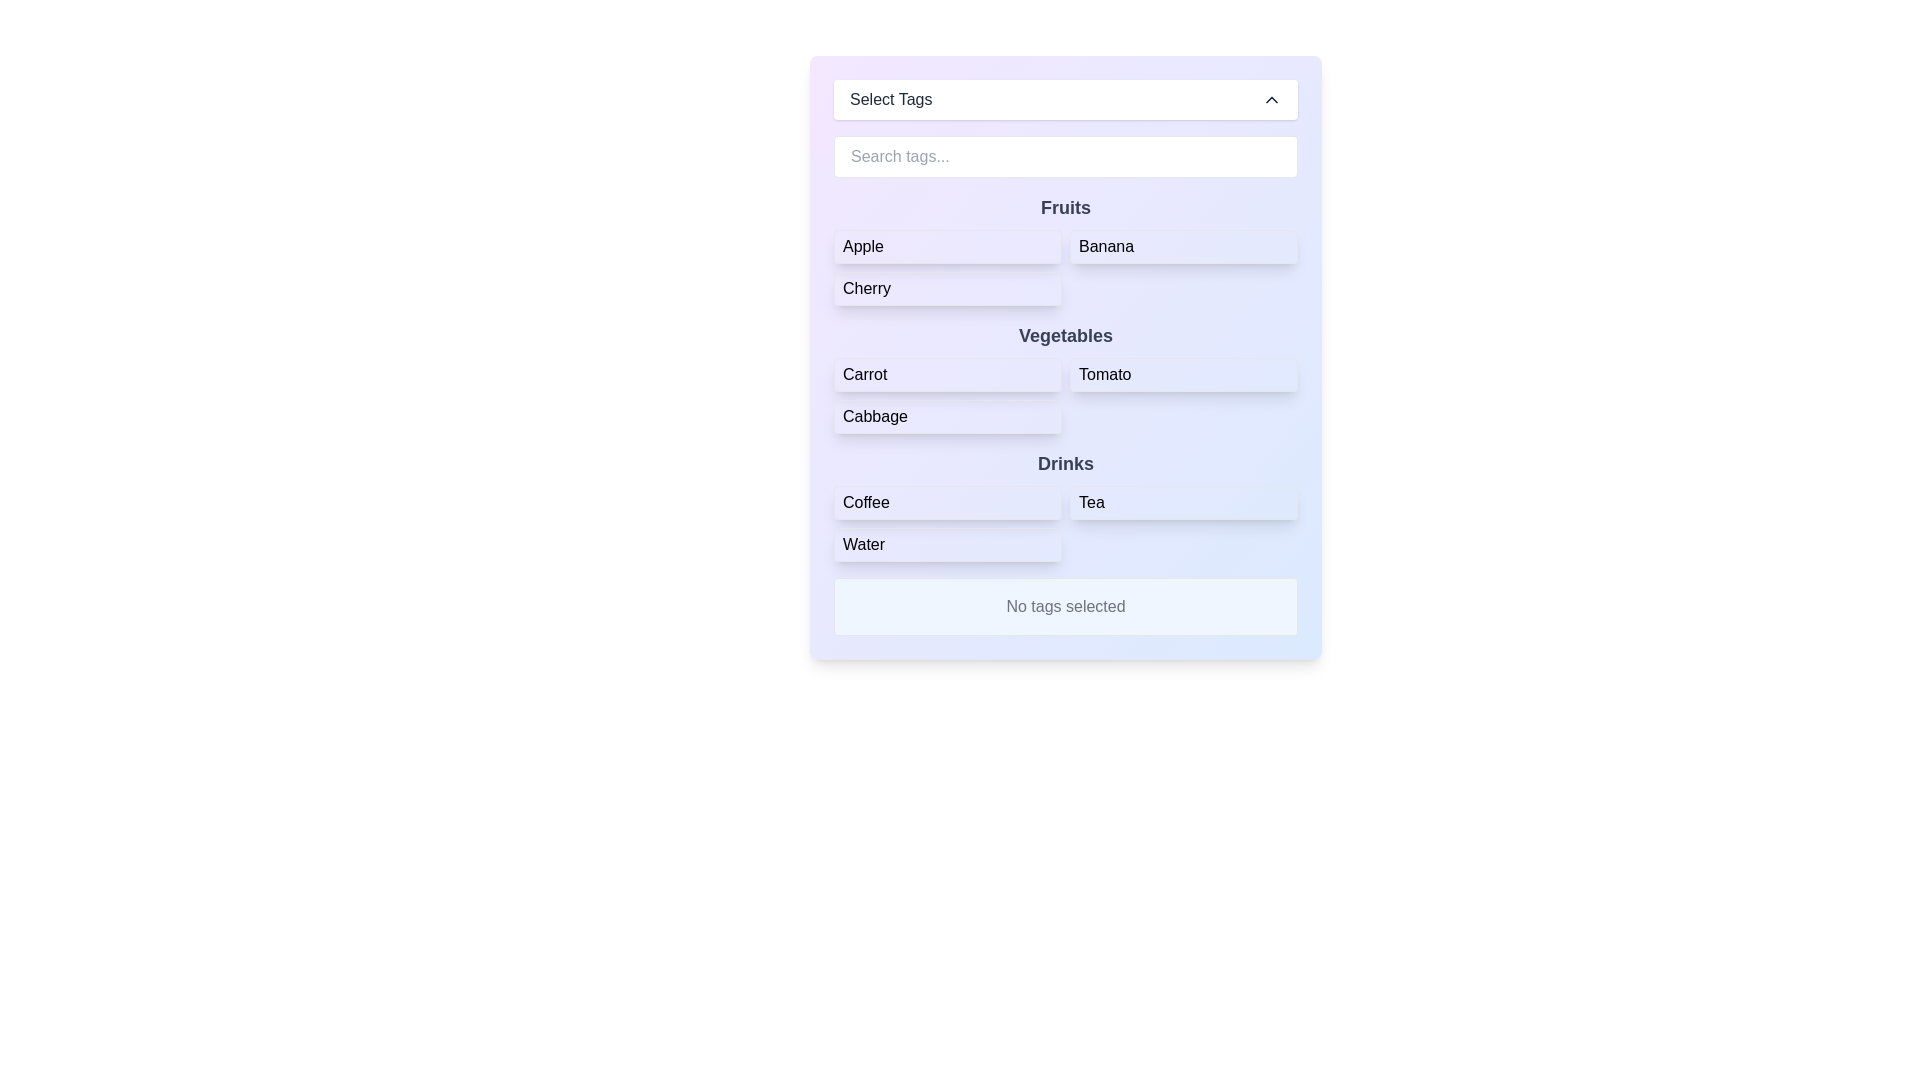  Describe the element at coordinates (1064, 504) in the screenshot. I see `the Section with selectable tags for drink options (Coffee, Tea, Water)` at that location.